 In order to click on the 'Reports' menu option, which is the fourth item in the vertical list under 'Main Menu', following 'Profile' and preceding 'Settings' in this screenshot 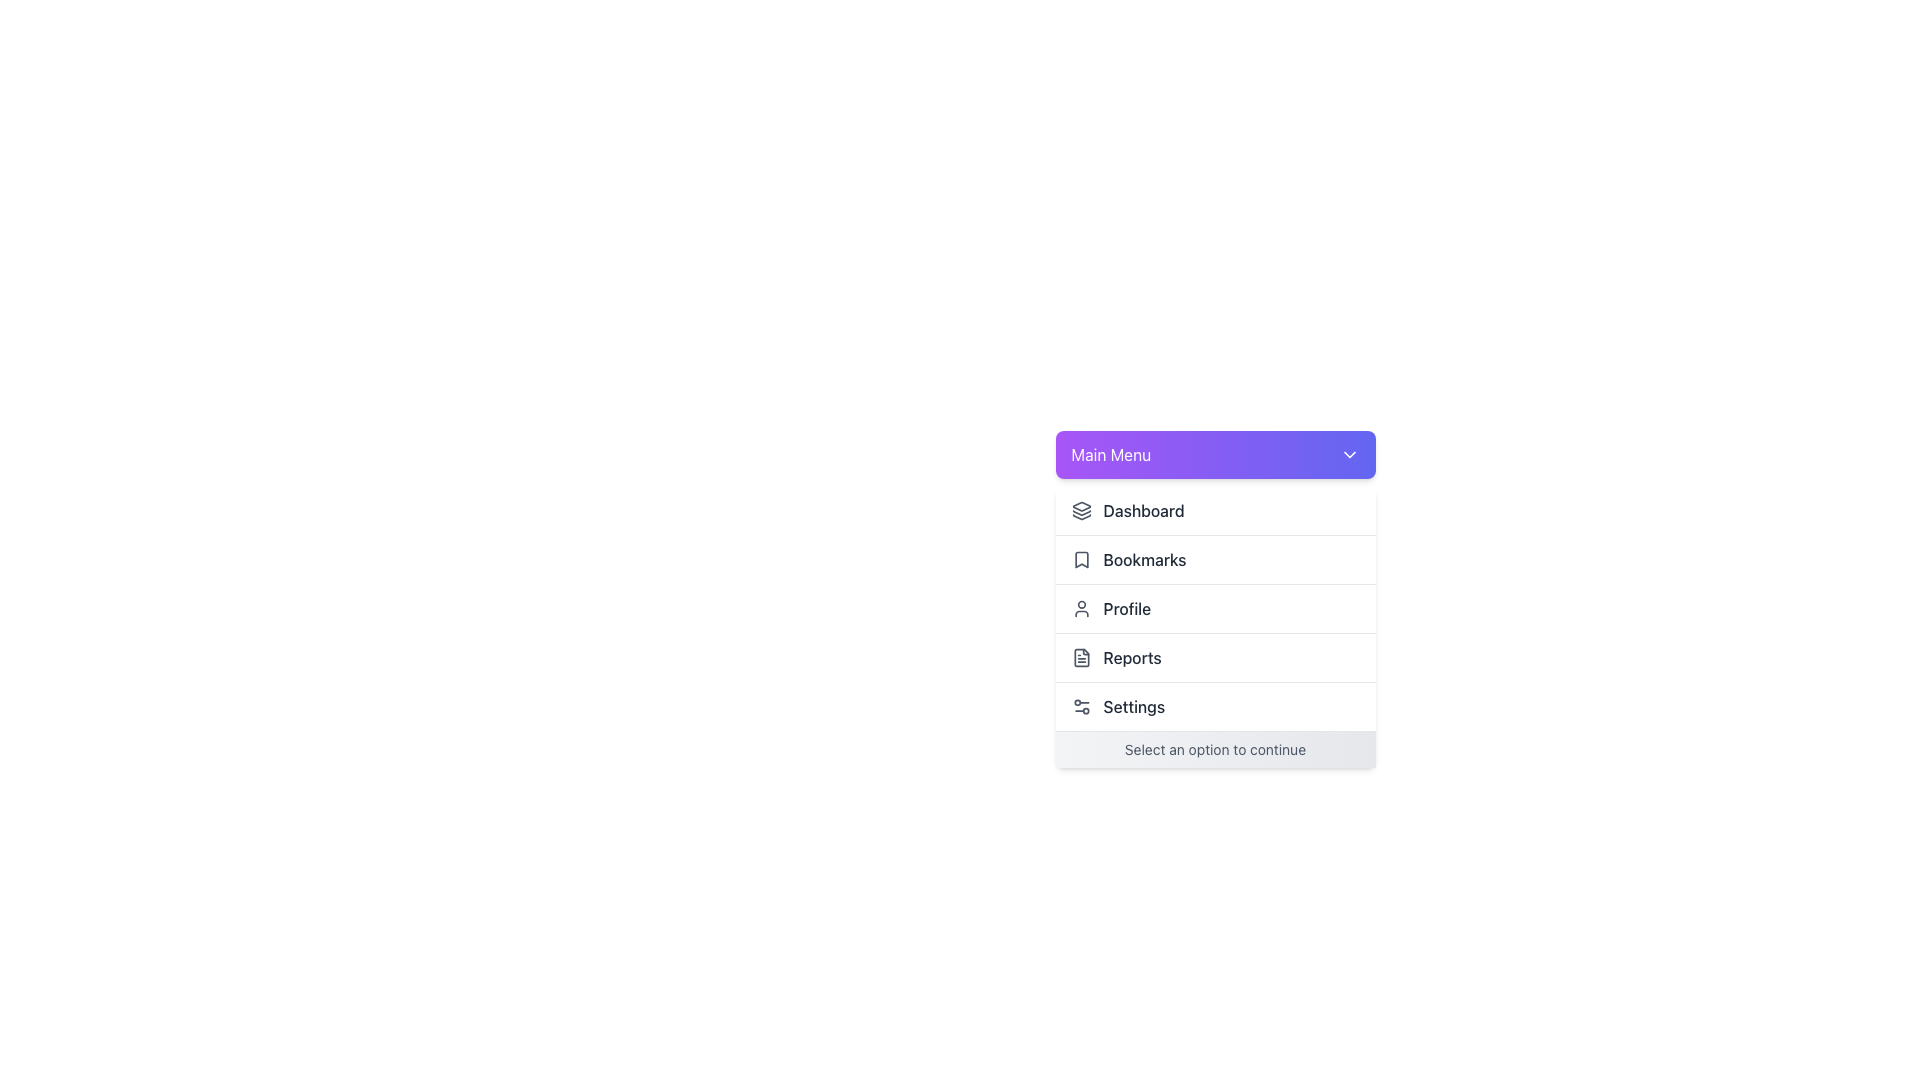, I will do `click(1214, 657)`.